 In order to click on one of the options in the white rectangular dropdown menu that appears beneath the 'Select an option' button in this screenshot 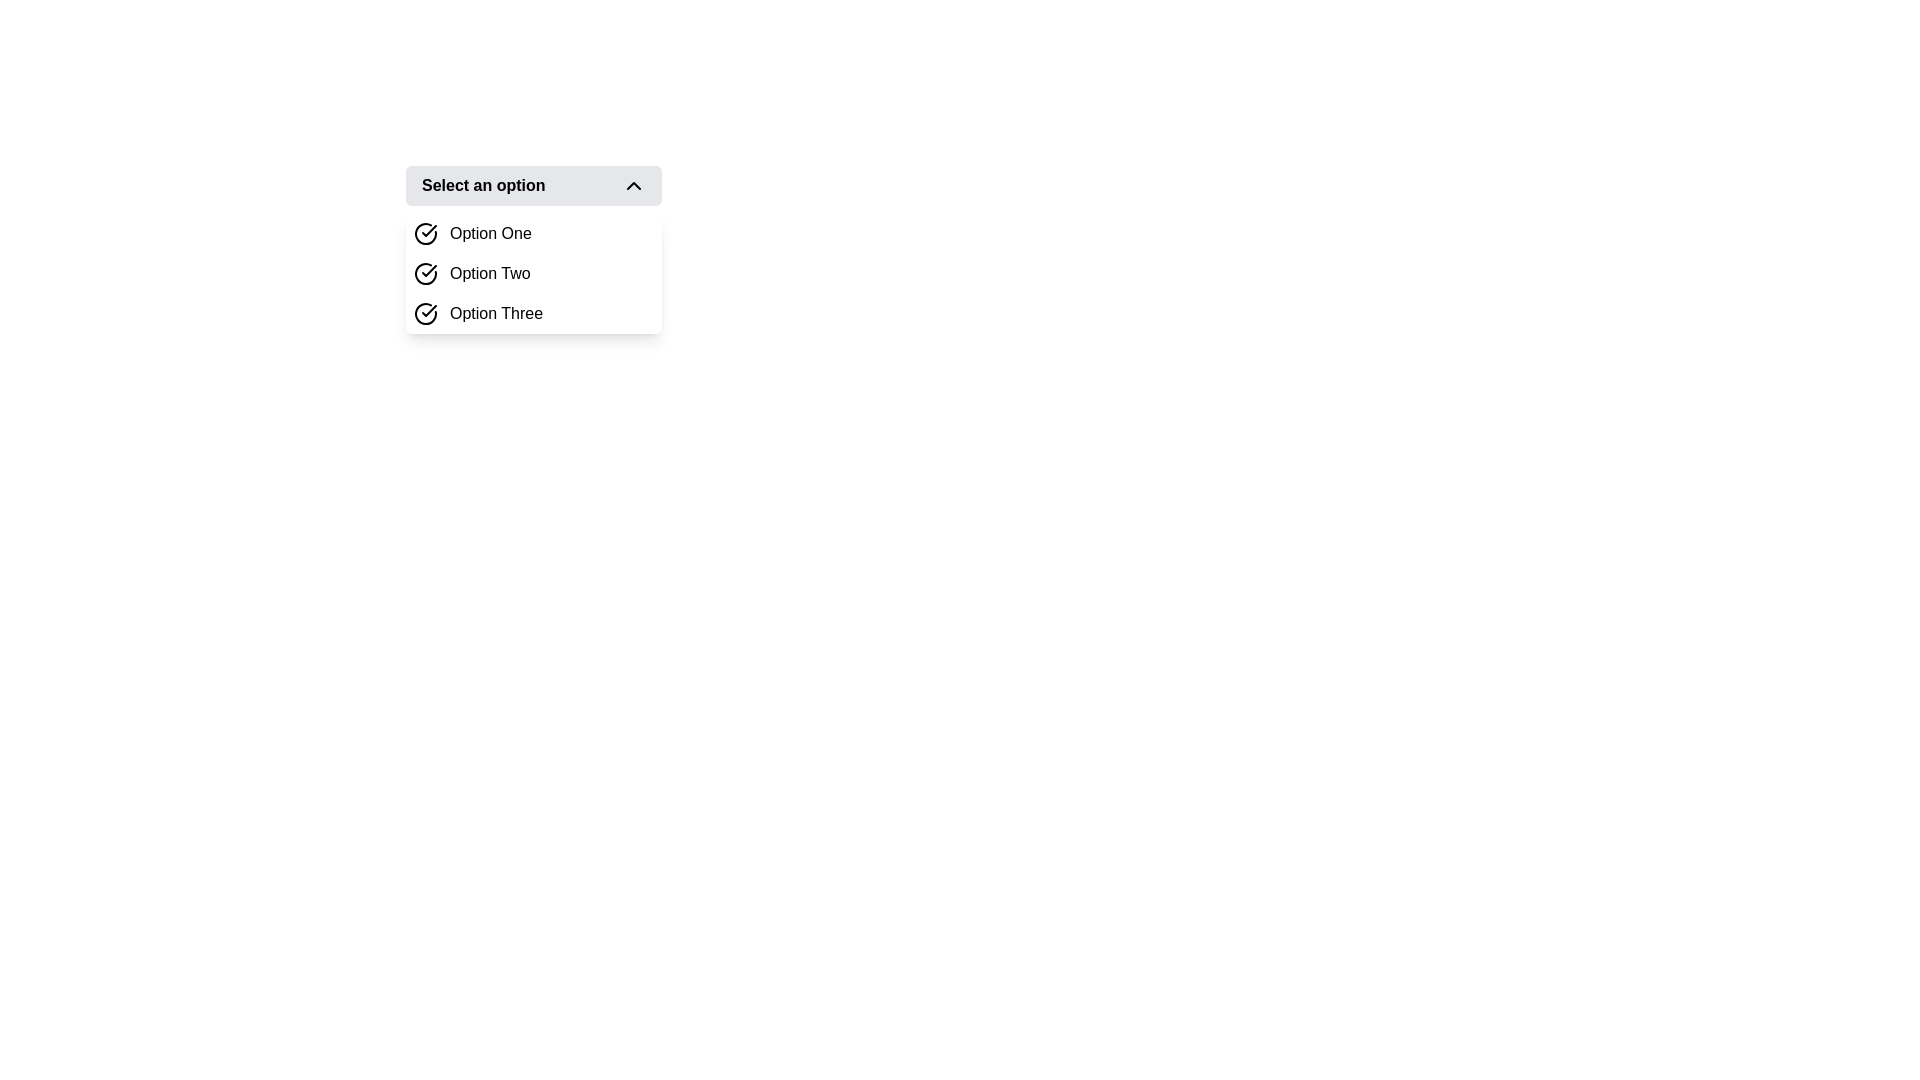, I will do `click(533, 273)`.